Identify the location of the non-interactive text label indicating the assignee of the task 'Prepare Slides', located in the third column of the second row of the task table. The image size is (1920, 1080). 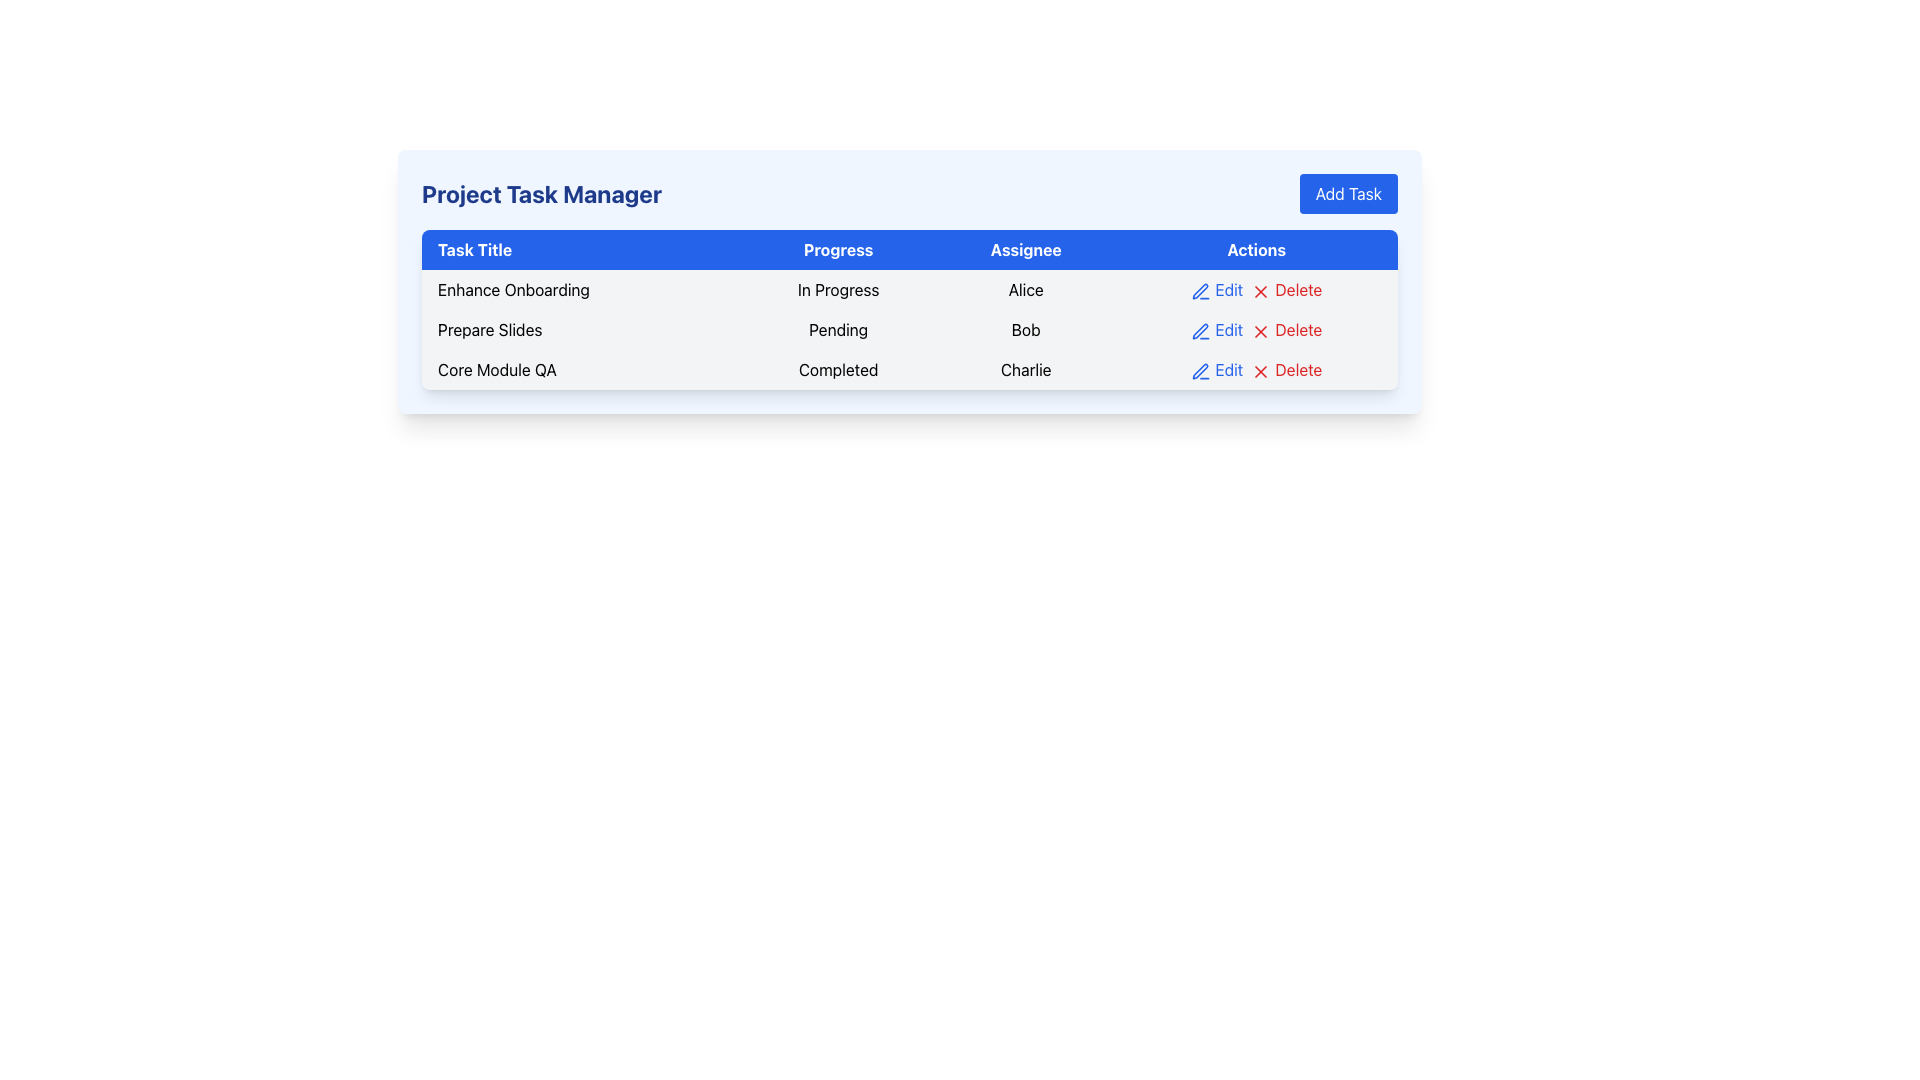
(1026, 329).